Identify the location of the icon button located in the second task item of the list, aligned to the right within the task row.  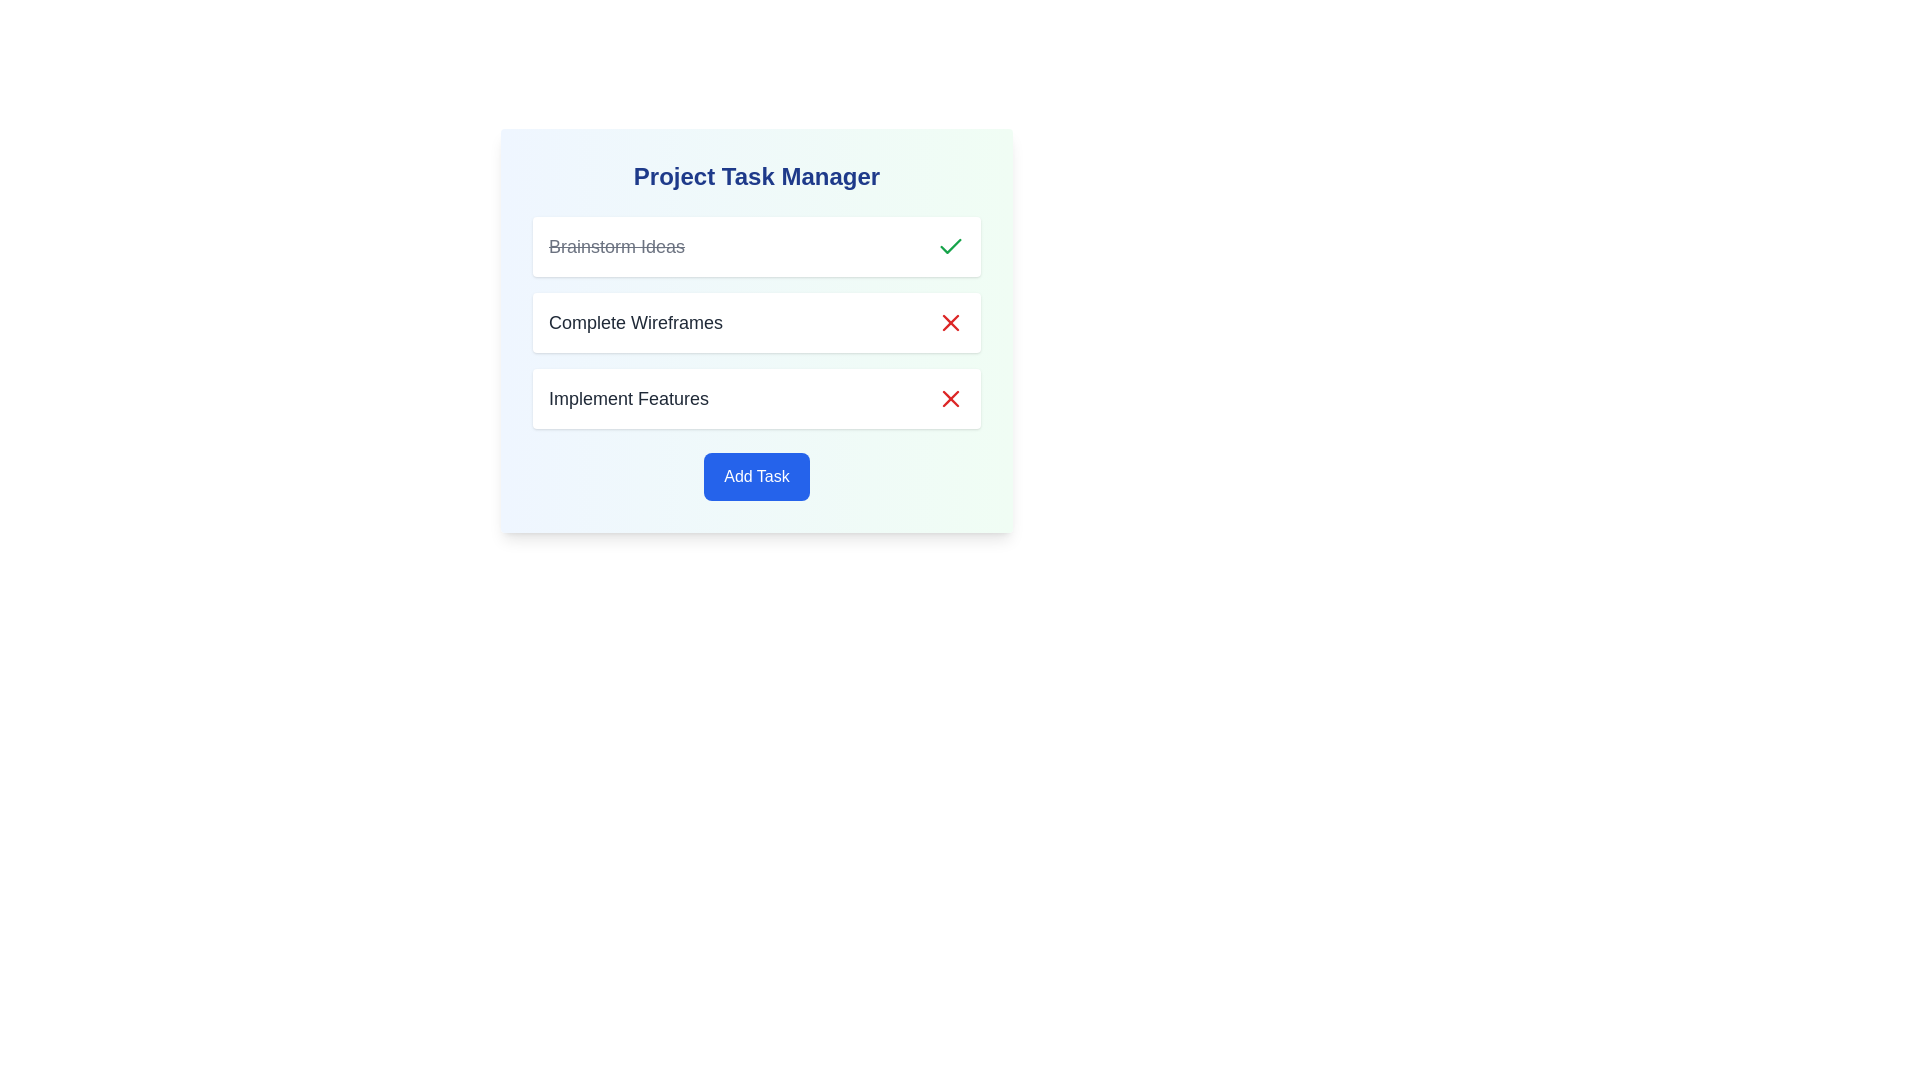
(949, 398).